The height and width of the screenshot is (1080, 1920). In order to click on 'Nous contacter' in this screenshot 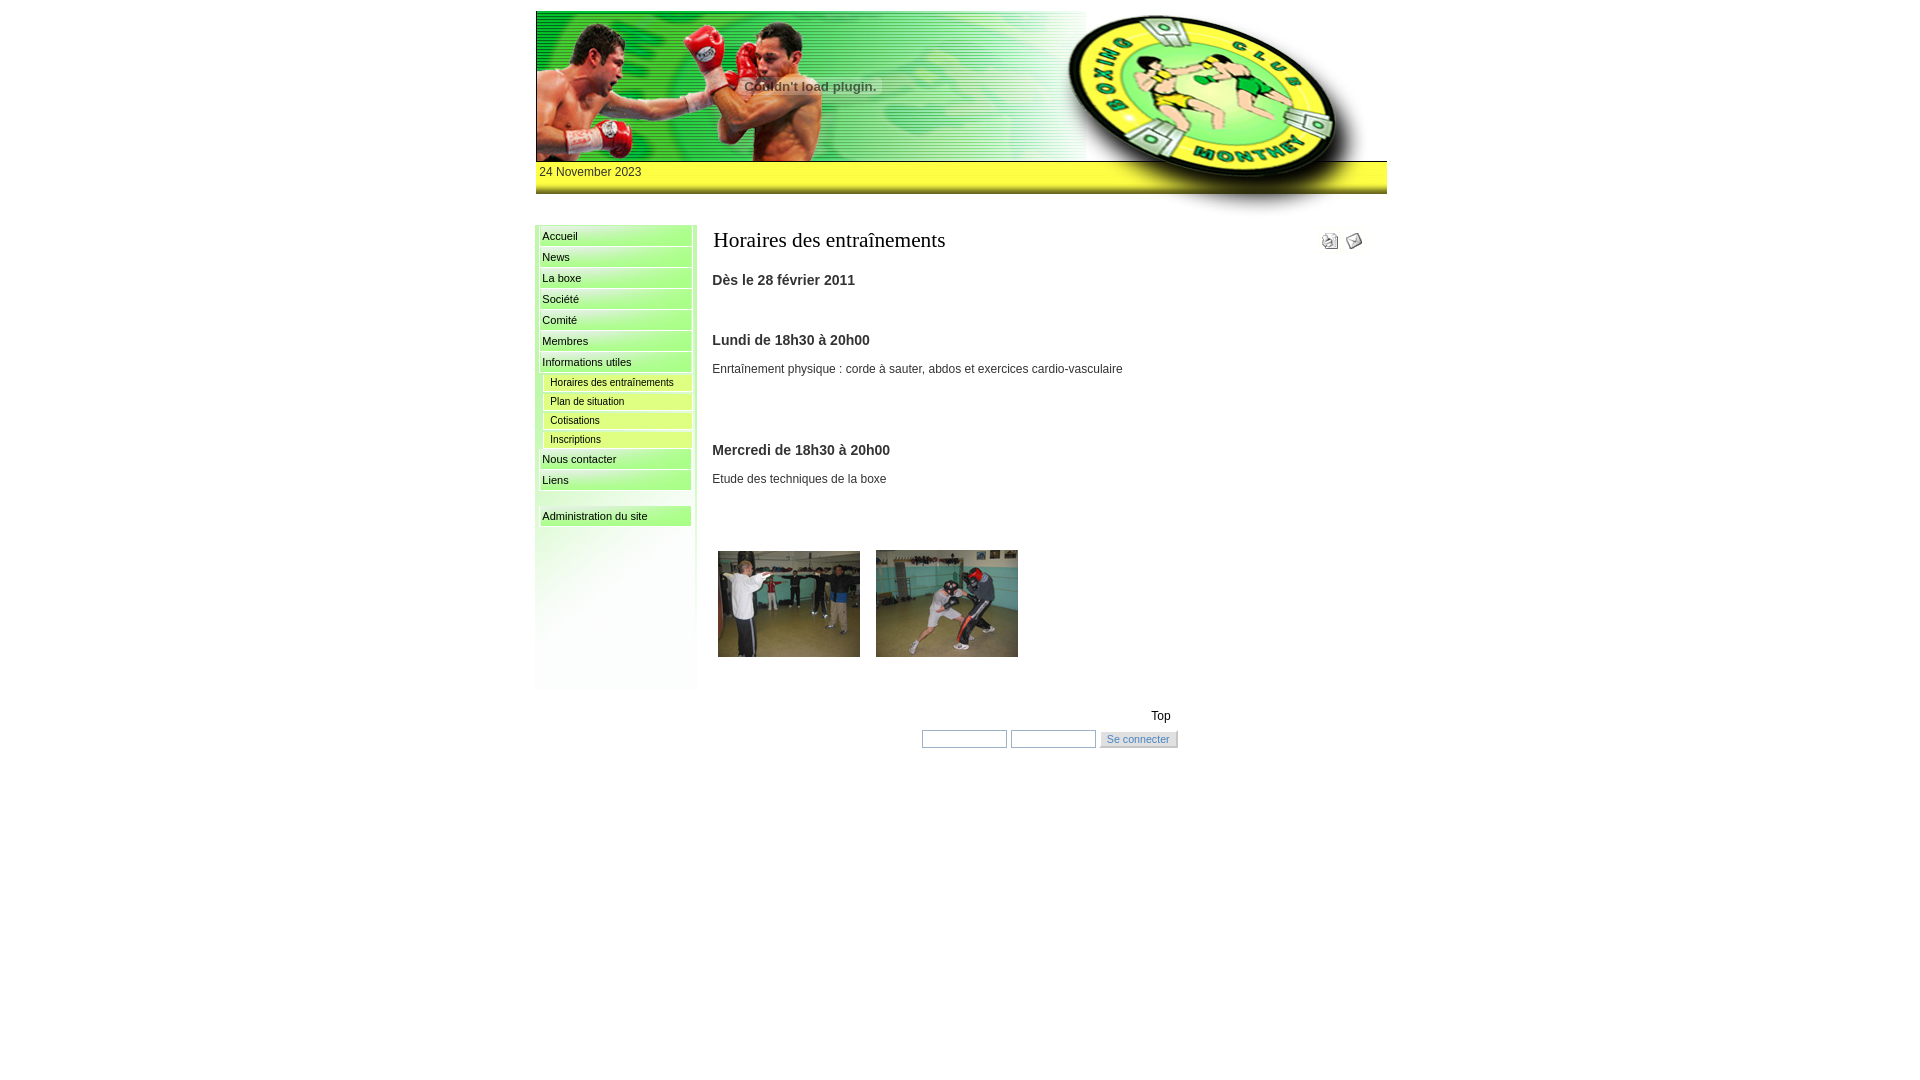, I will do `click(614, 459)`.